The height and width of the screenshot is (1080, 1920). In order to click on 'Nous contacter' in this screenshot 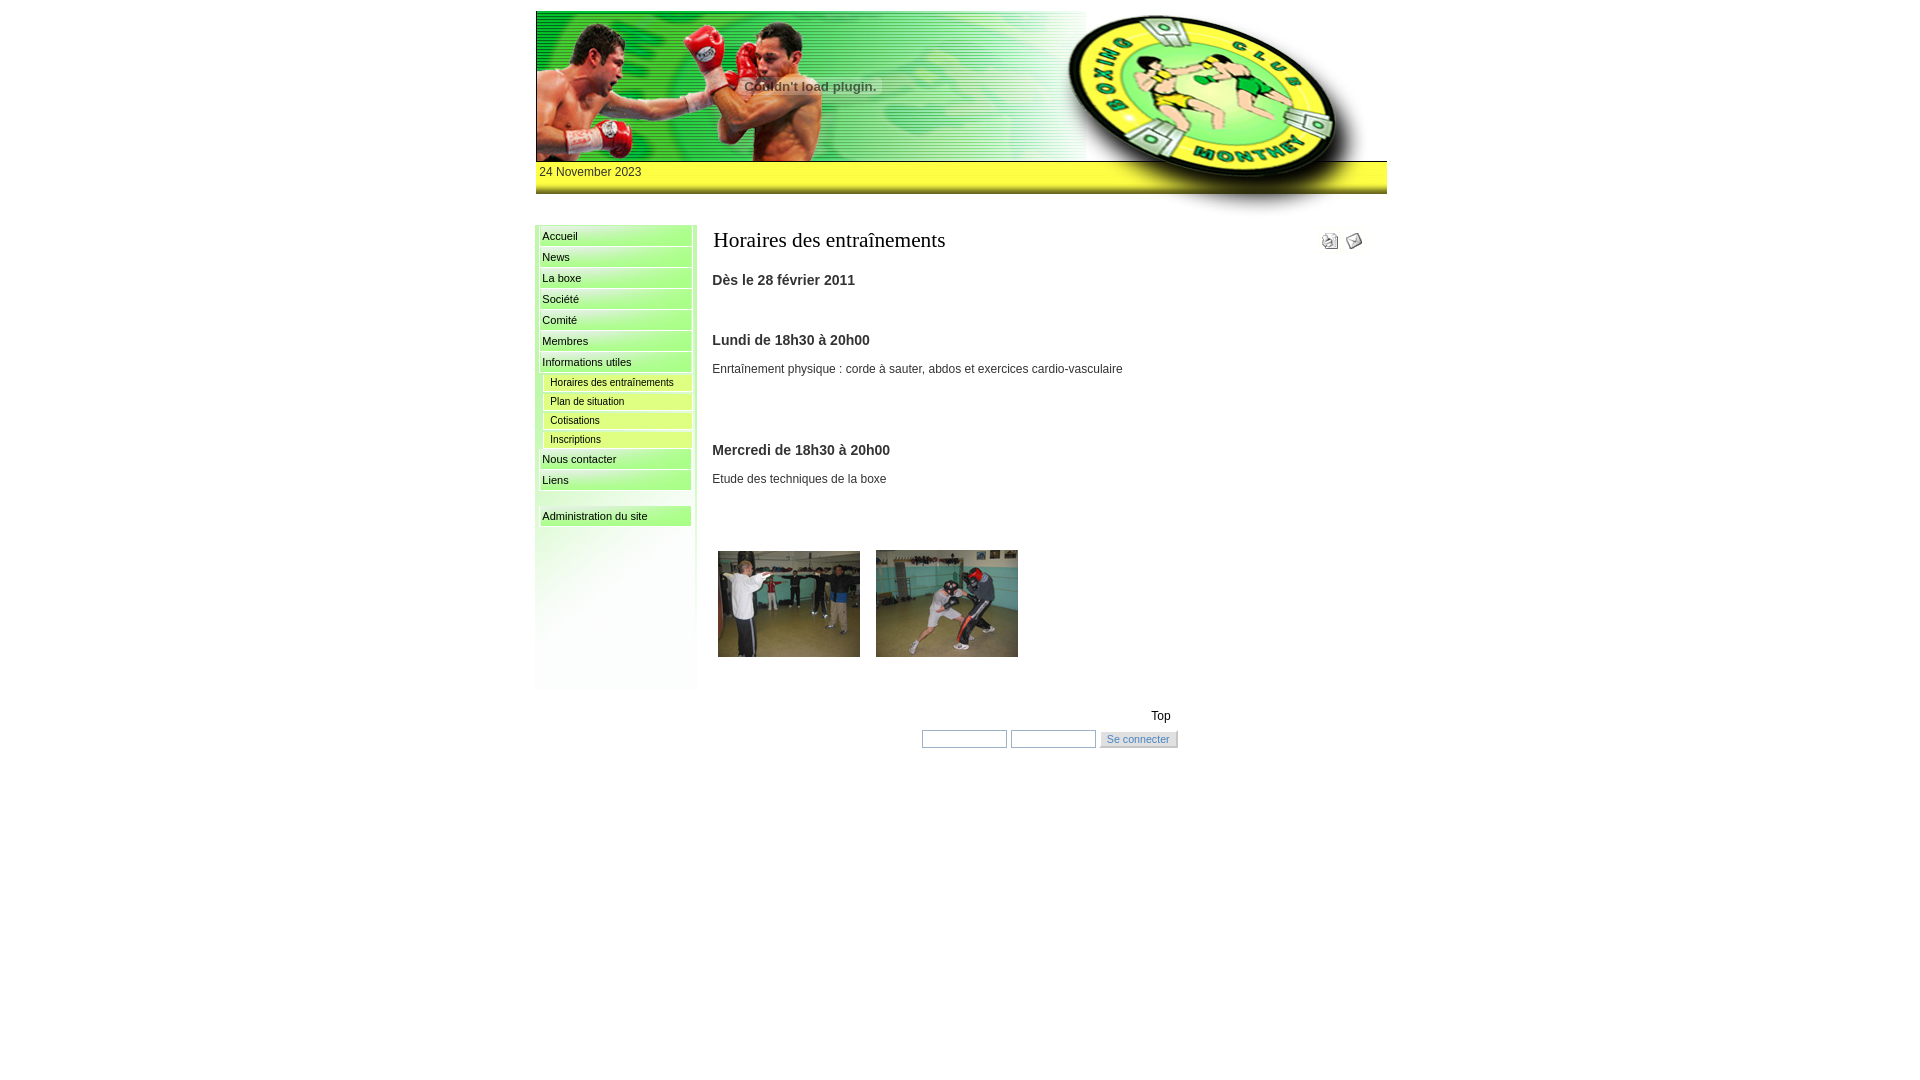, I will do `click(614, 459)`.